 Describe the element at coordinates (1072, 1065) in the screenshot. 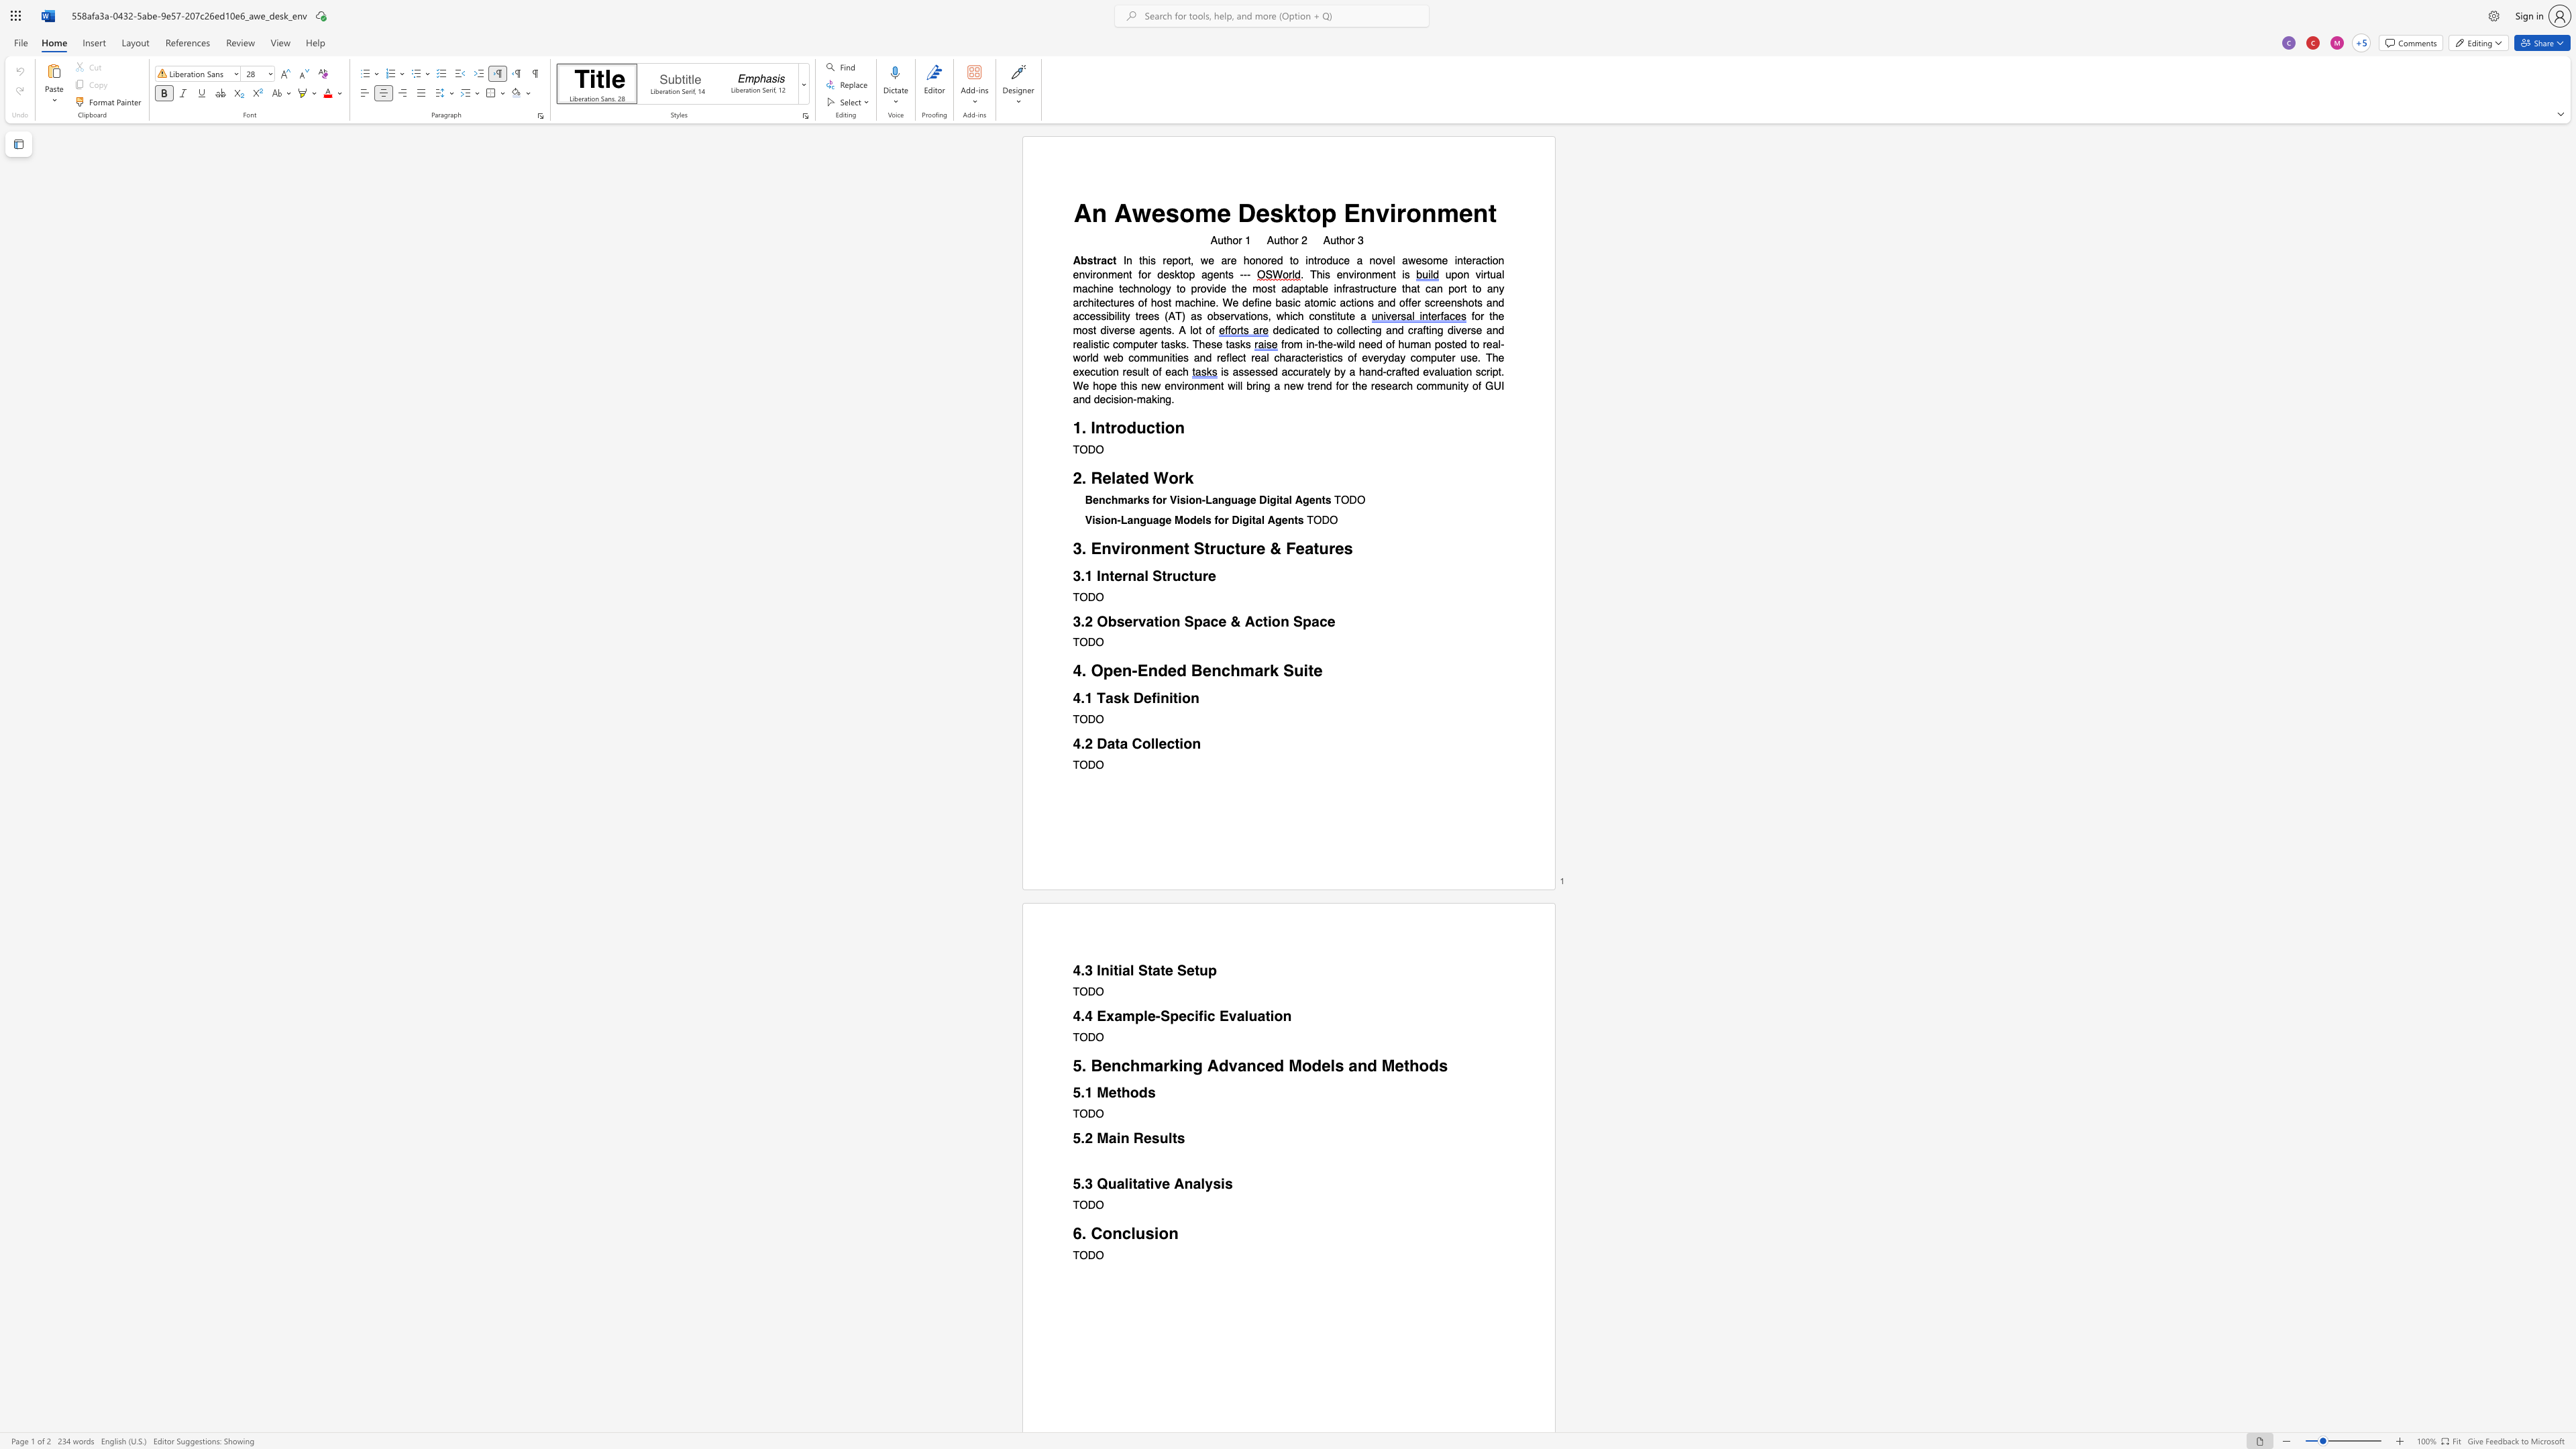

I see `the subset text "5. Benchmarking Ad" within the text "5. Benchmarking Advanced Models and Methods"` at that location.